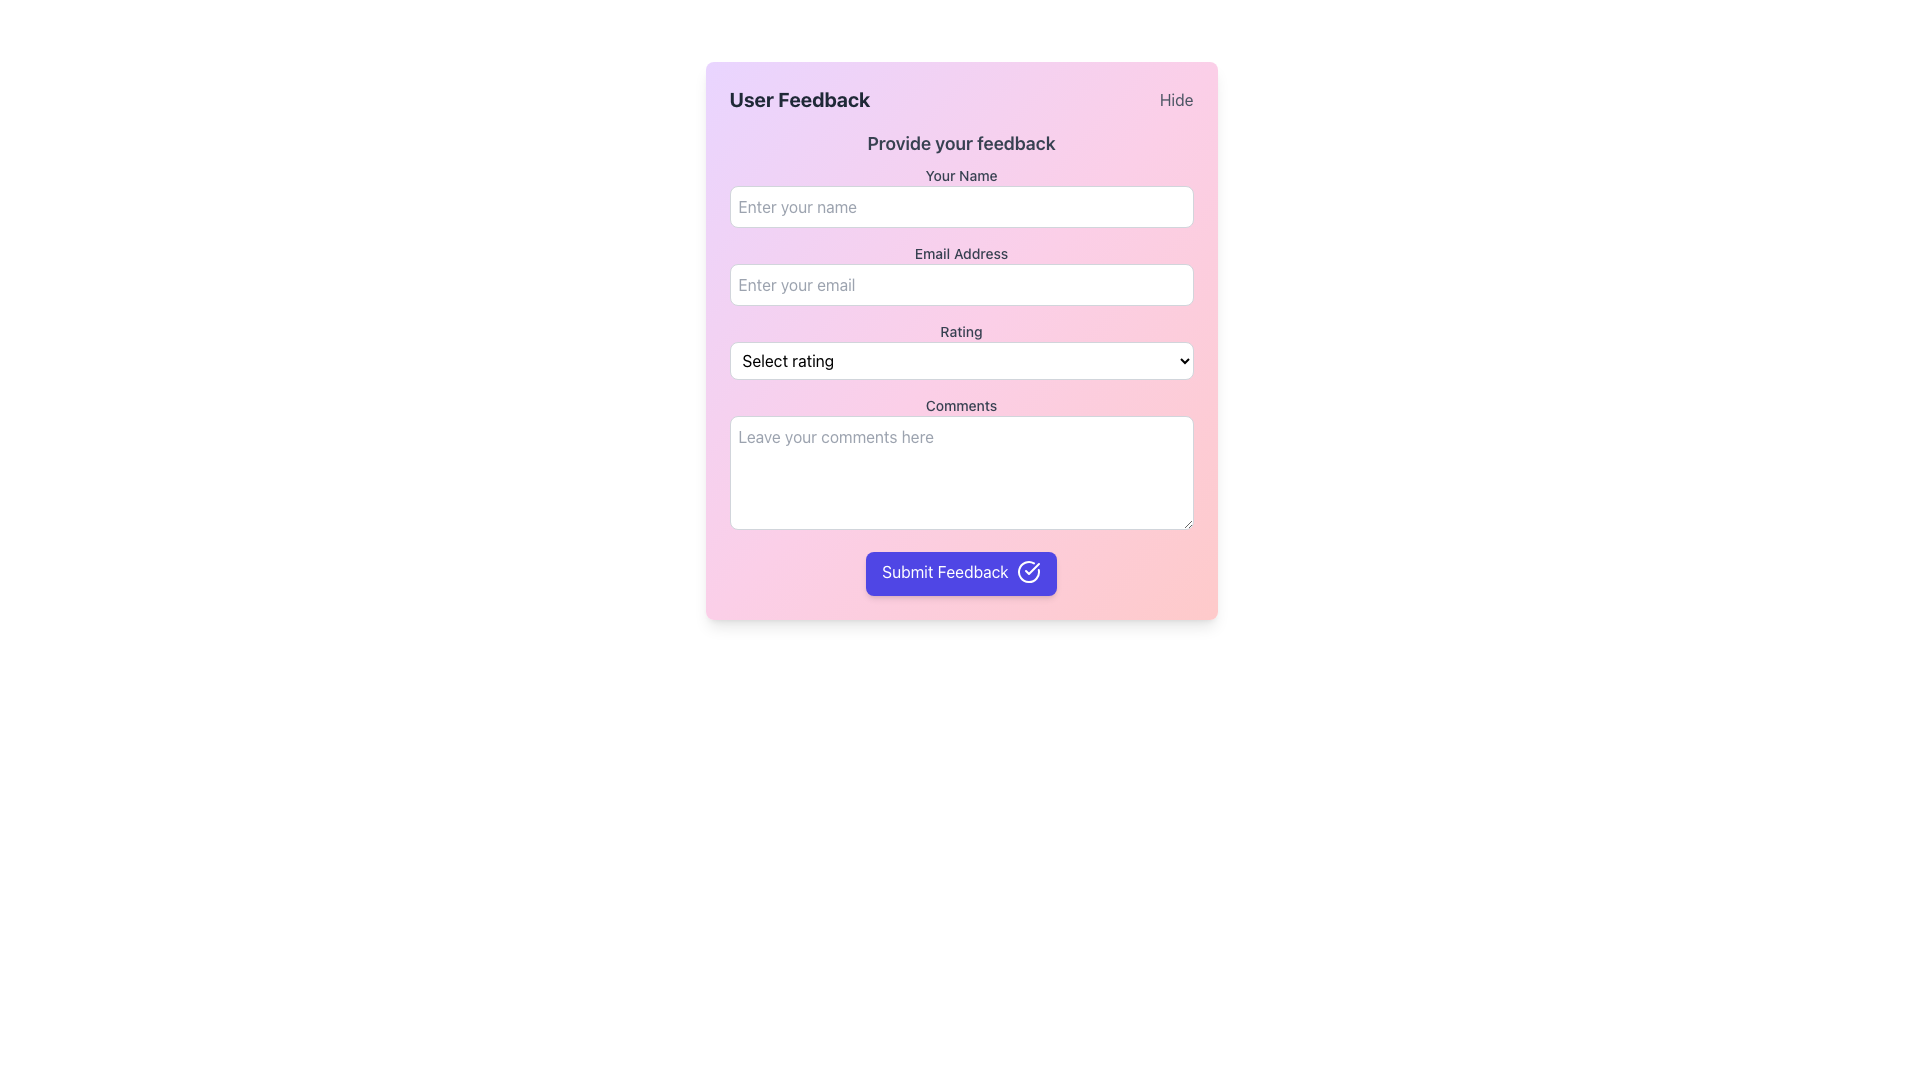 The height and width of the screenshot is (1080, 1920). I want to click on the checkmark inside a circle icon located at the center-right edge of the 'Submit Feedback' button, so click(1028, 571).